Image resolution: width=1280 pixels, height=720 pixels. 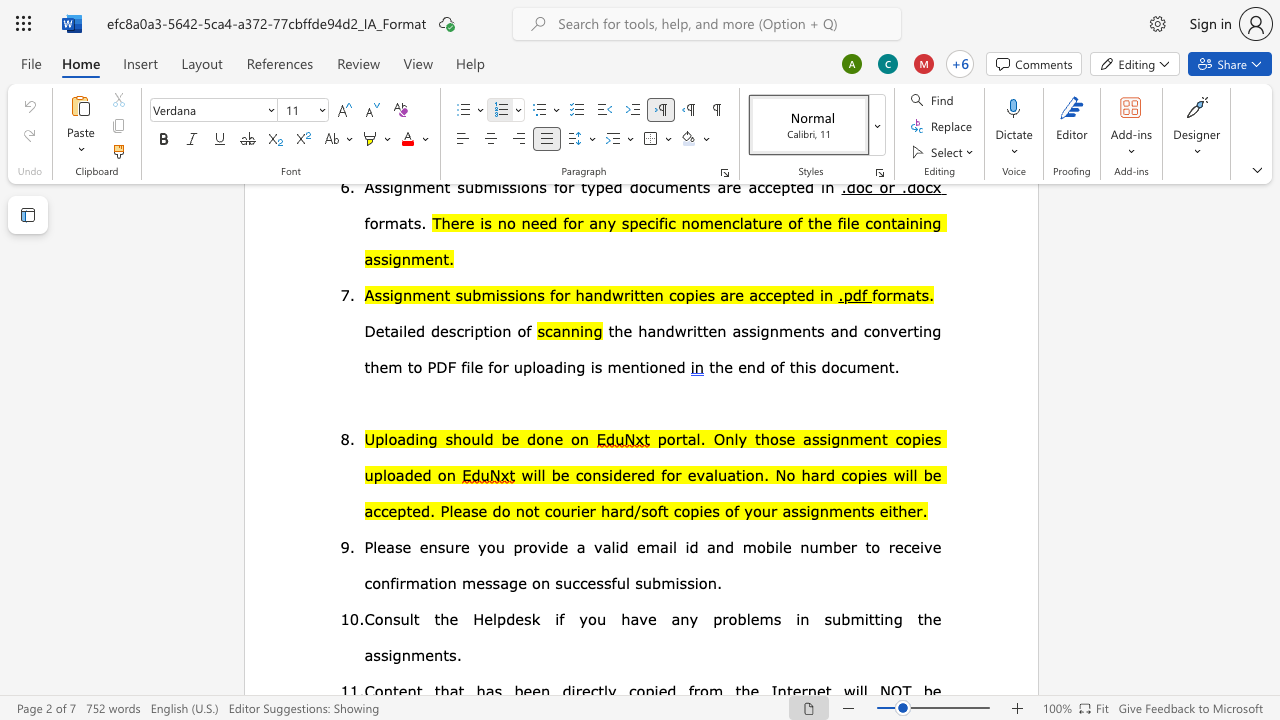 What do you see at coordinates (400, 654) in the screenshot?
I see `the space between the continuous character "g" and "n" in the text` at bounding box center [400, 654].